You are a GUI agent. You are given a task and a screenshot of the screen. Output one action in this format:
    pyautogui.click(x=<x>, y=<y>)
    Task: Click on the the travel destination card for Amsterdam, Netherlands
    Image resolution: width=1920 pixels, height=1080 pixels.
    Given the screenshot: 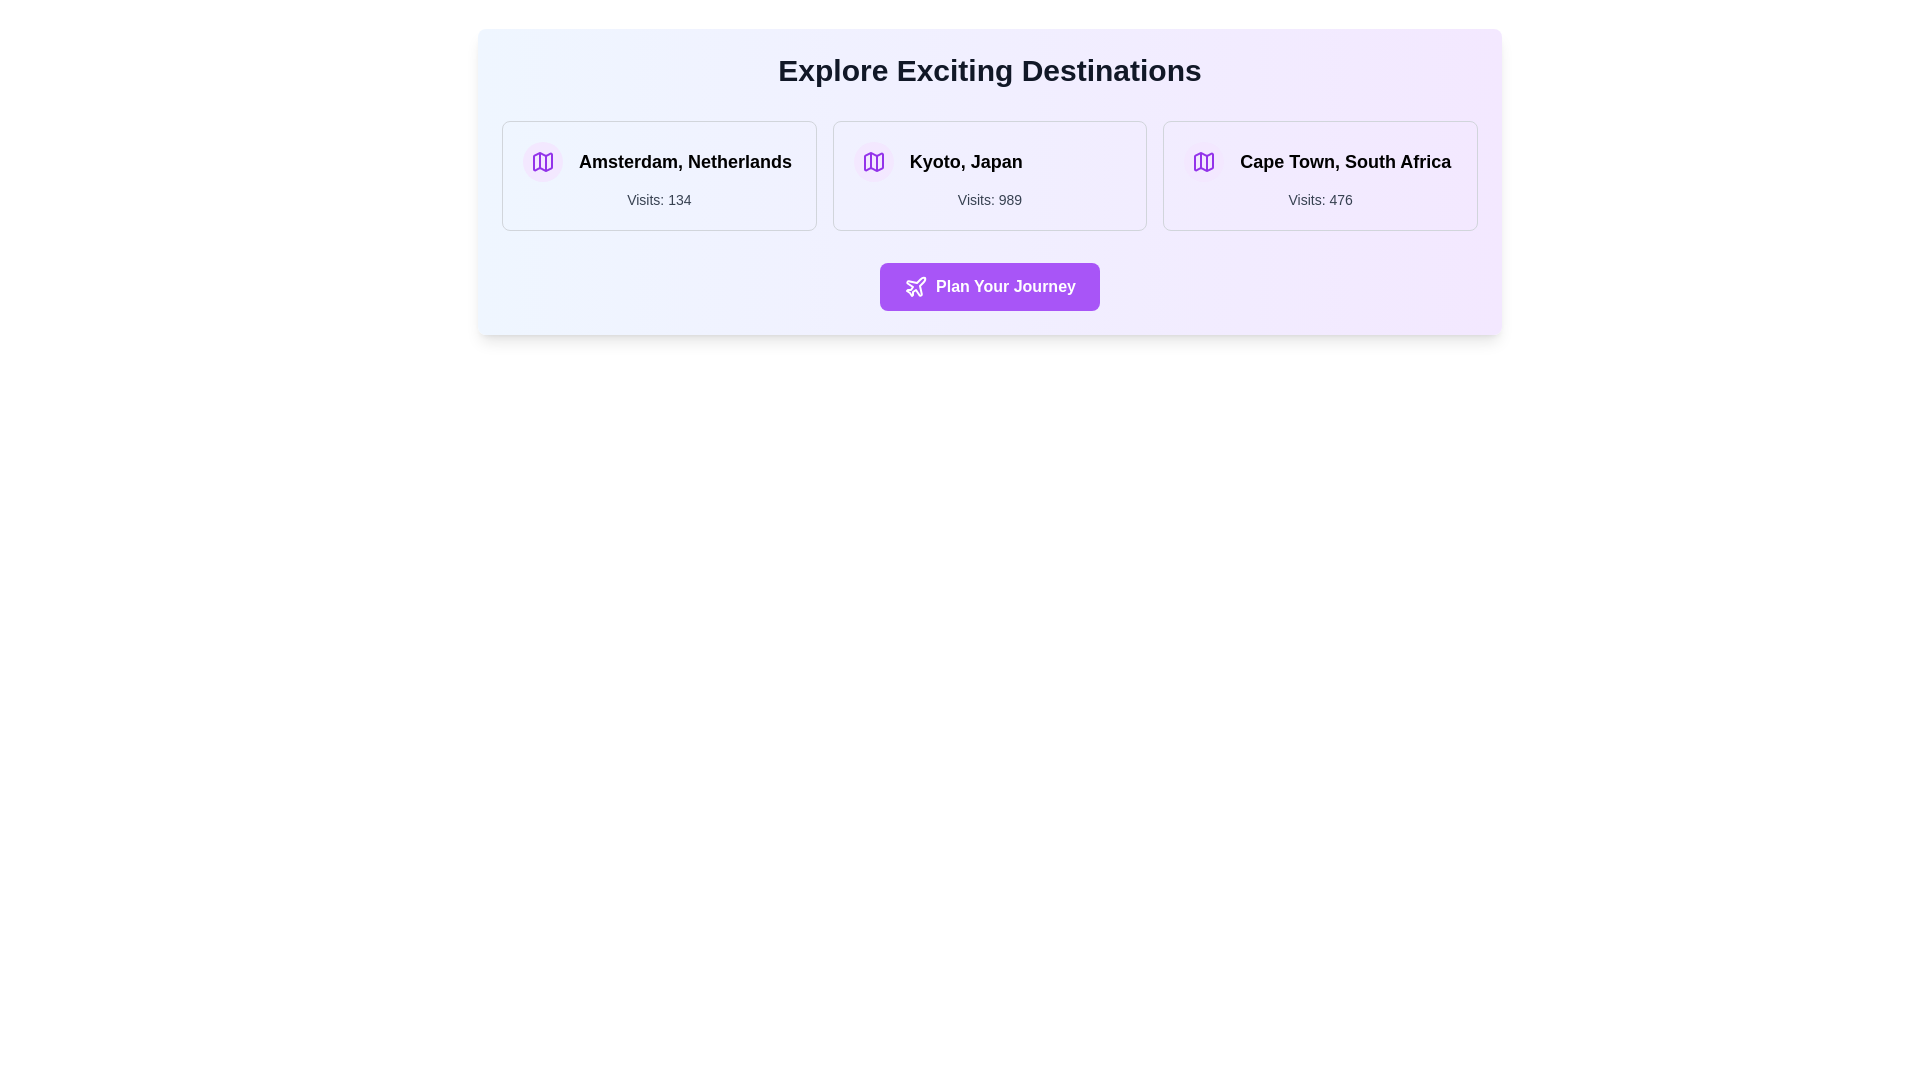 What is the action you would take?
    pyautogui.click(x=658, y=175)
    